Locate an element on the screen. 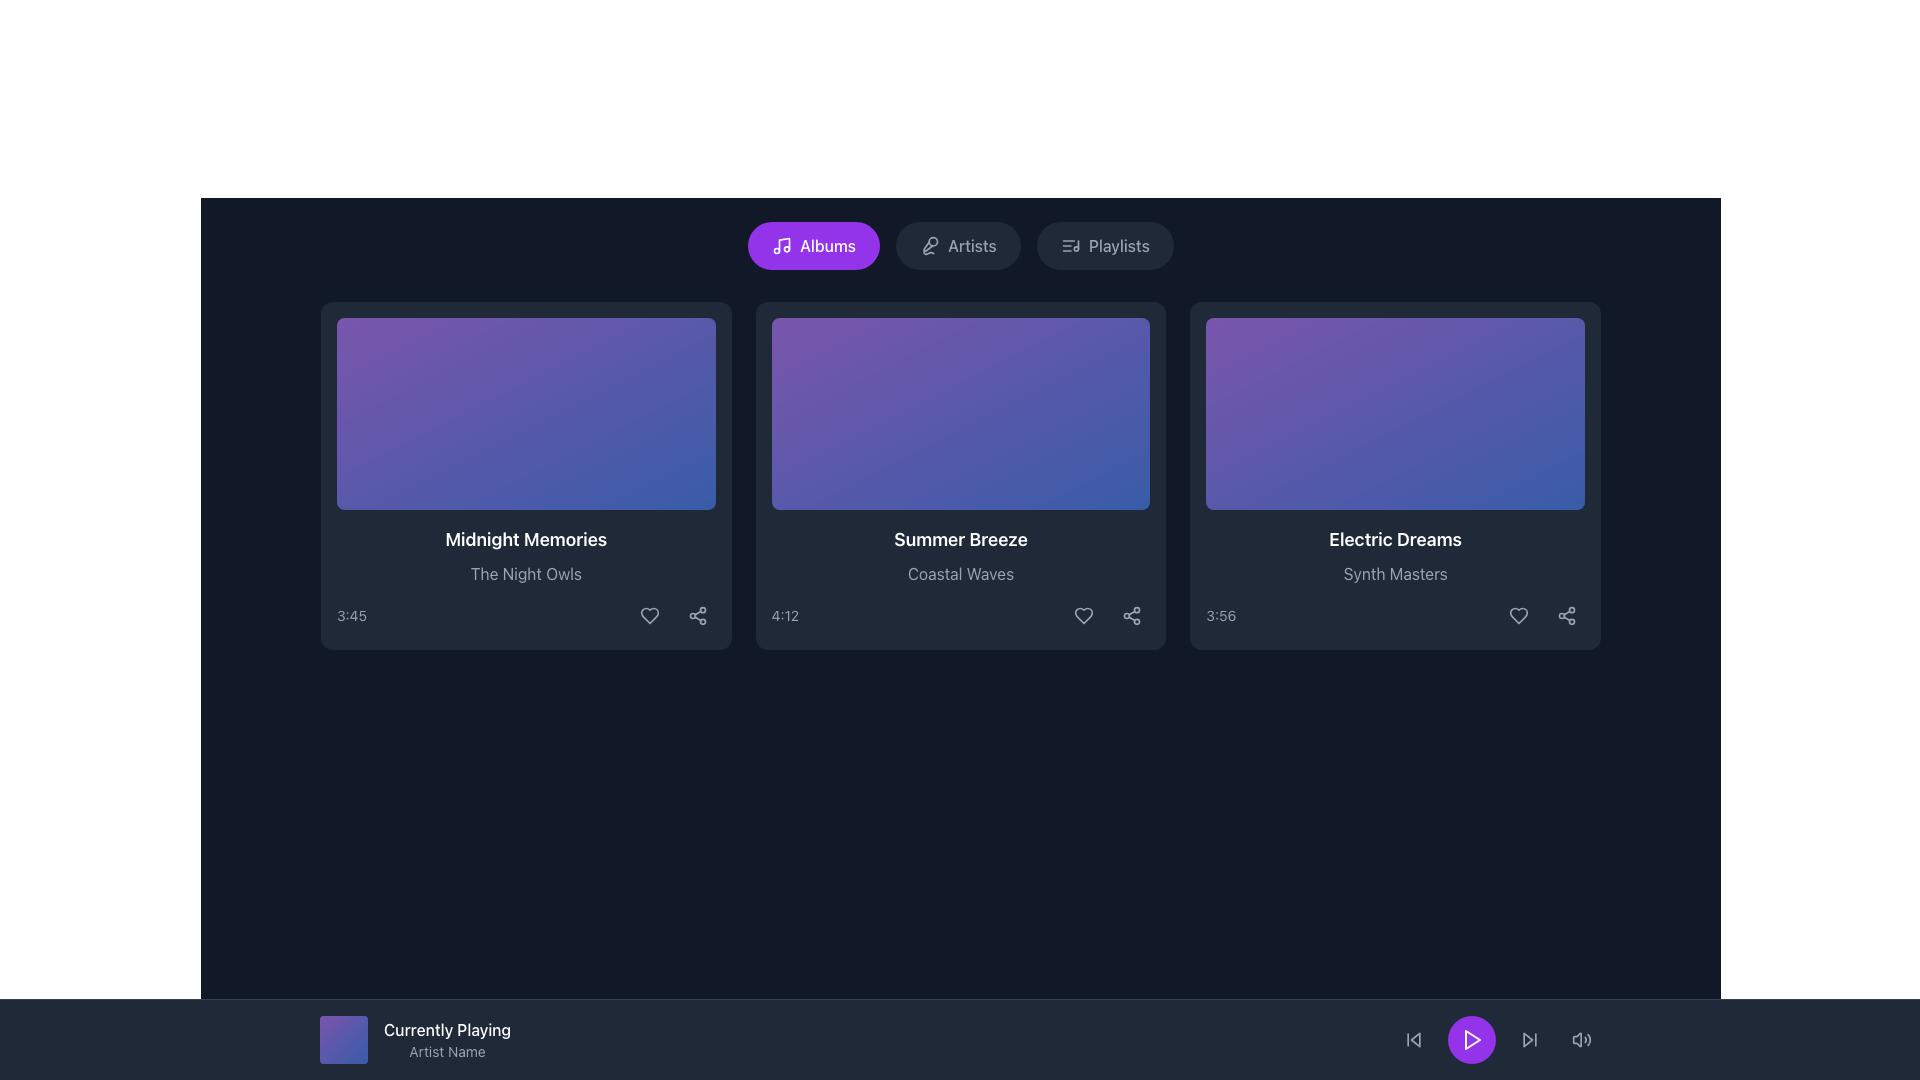  the circular button with a dark background and a backward arrow icon to skip back is located at coordinates (1413, 1039).